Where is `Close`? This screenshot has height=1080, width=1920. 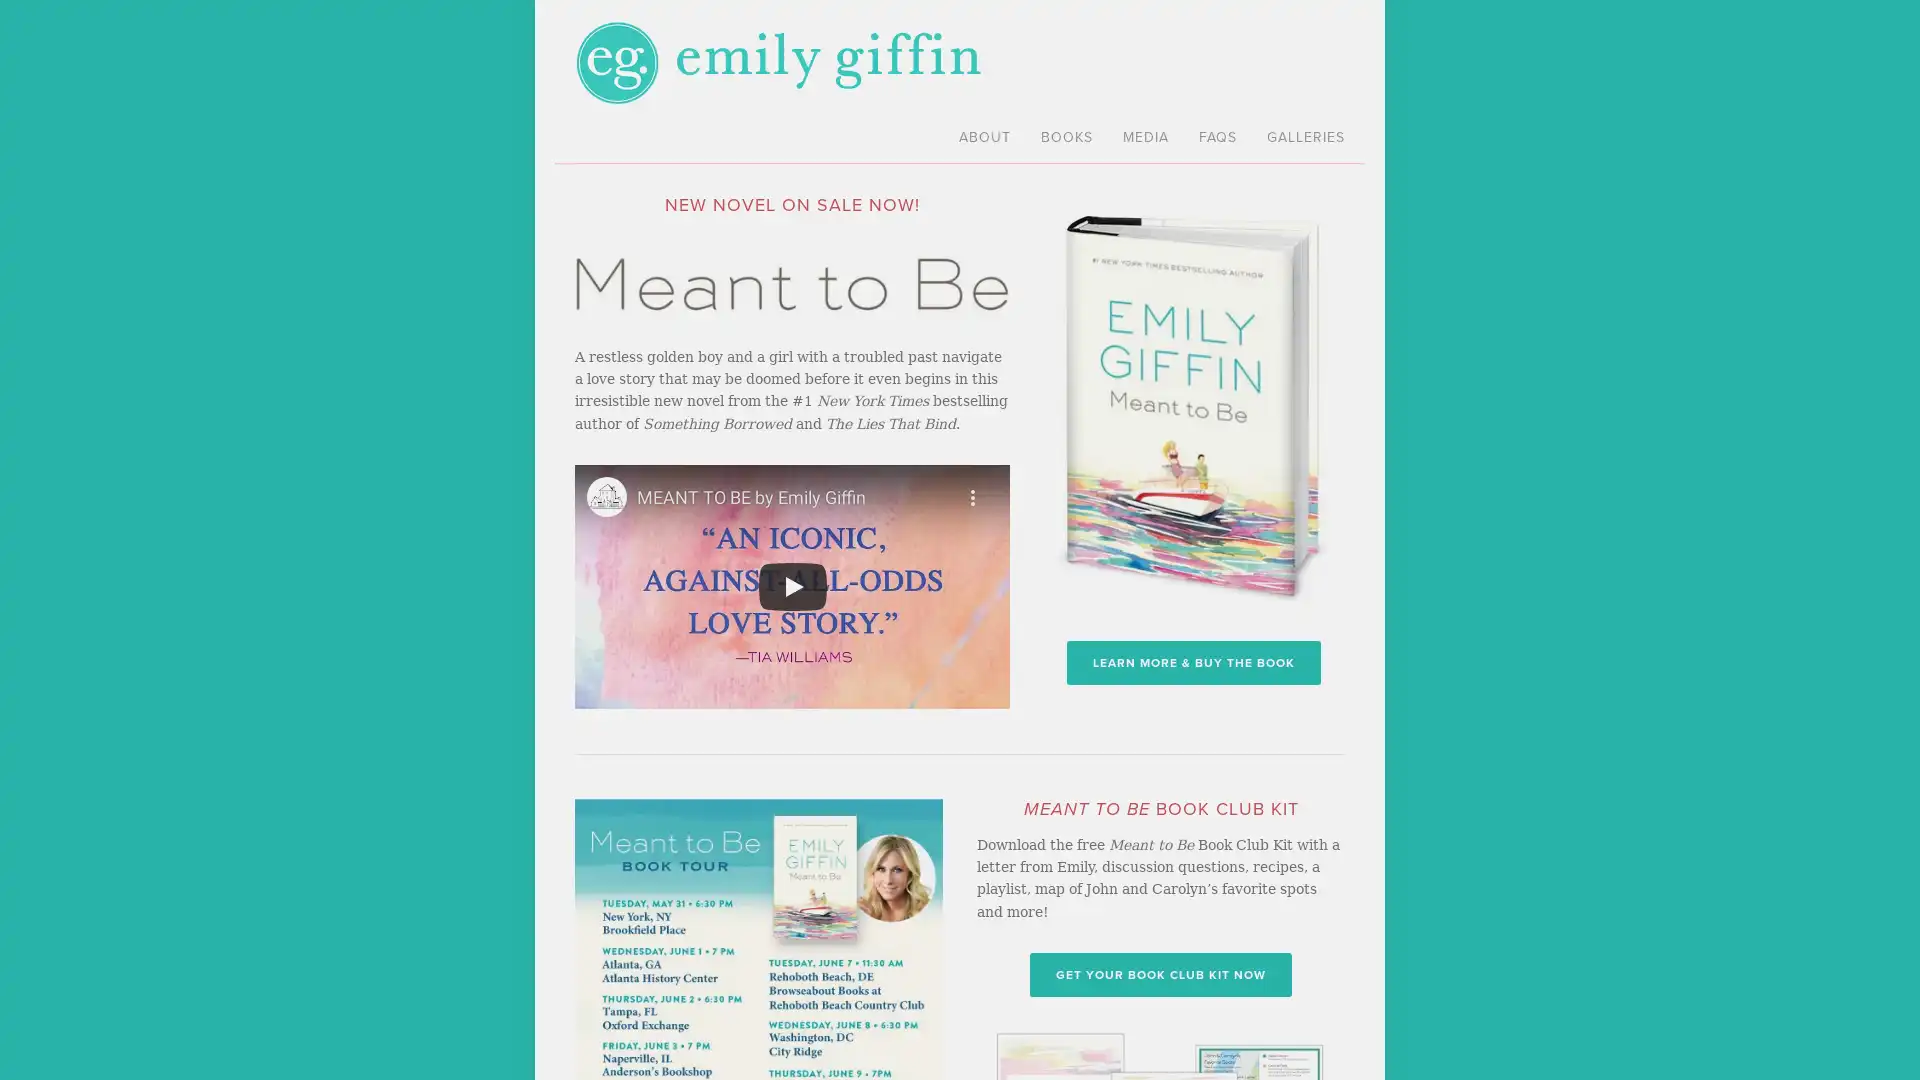 Close is located at coordinates (1247, 366).